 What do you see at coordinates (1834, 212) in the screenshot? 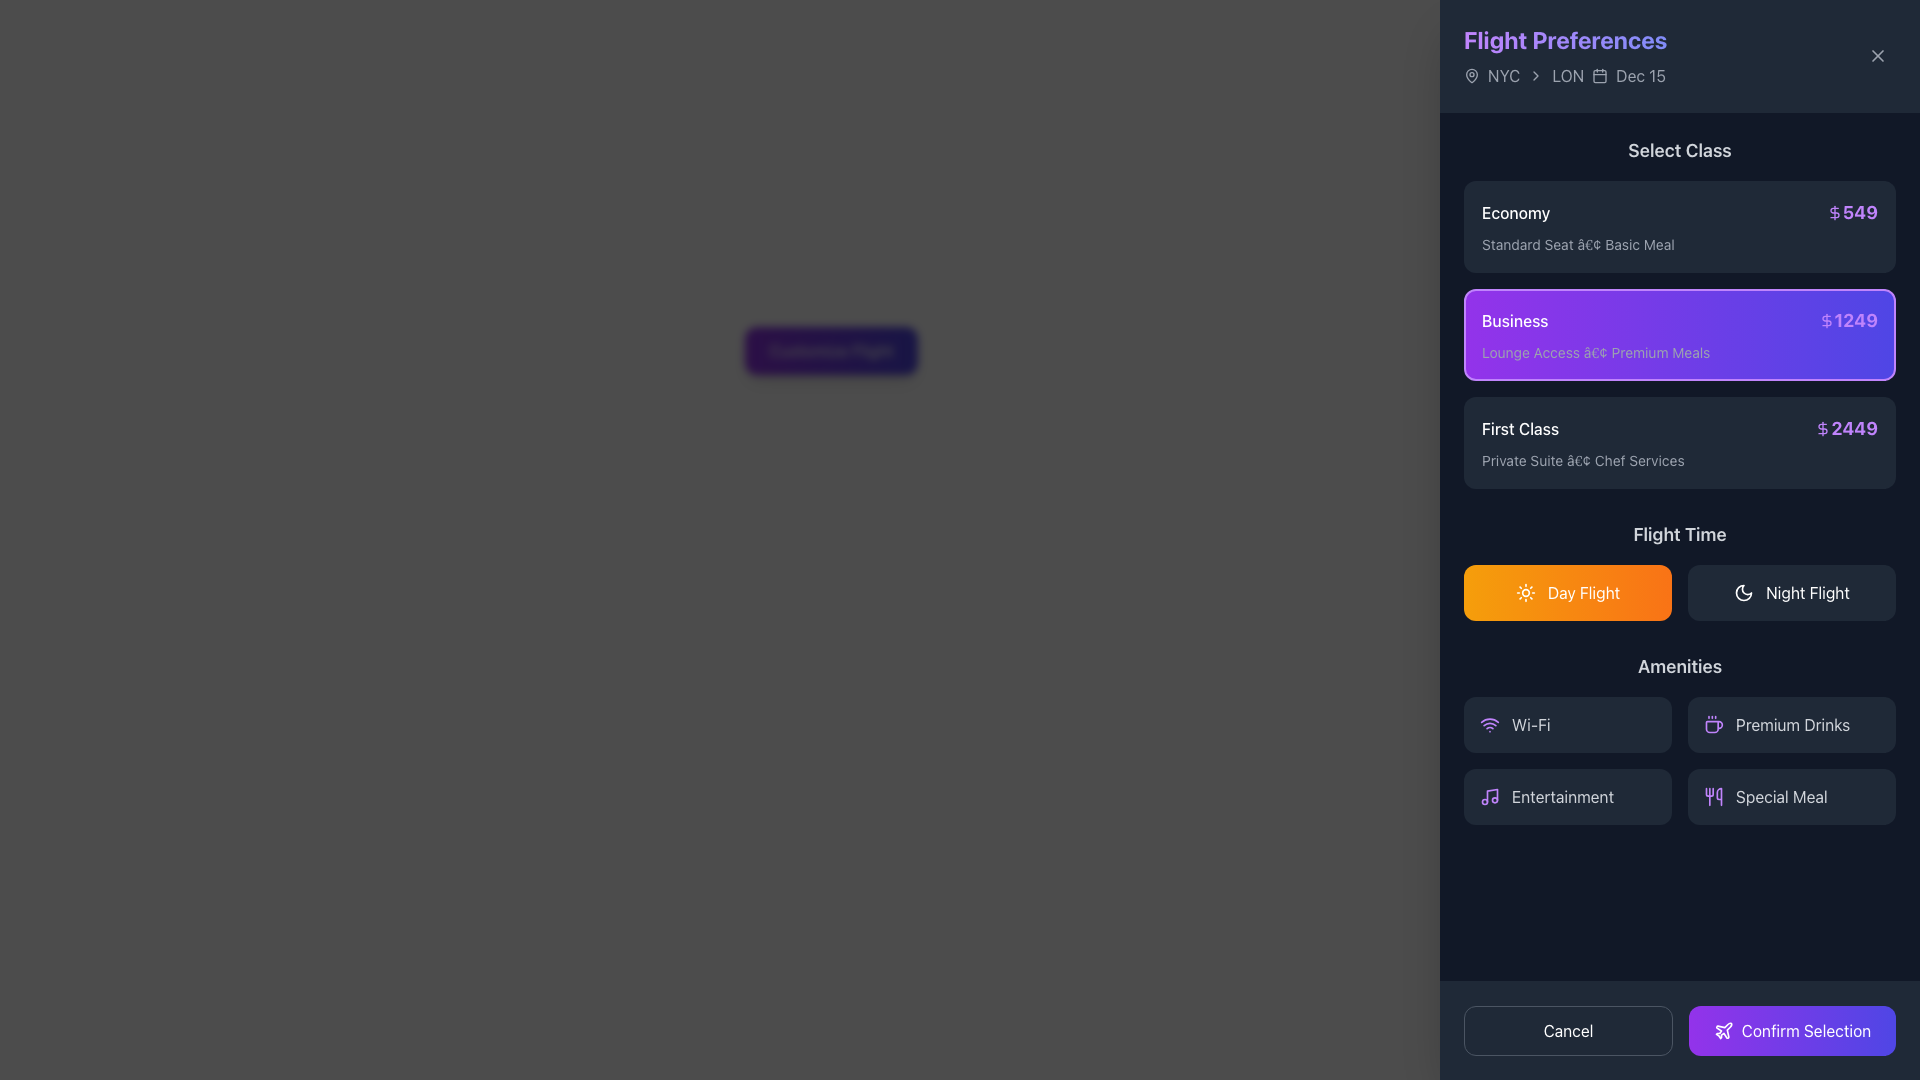
I see `the distinct dollar sign icon with purple strokes located in the 'Select Class' section, positioned just before the price '549'` at bounding box center [1834, 212].